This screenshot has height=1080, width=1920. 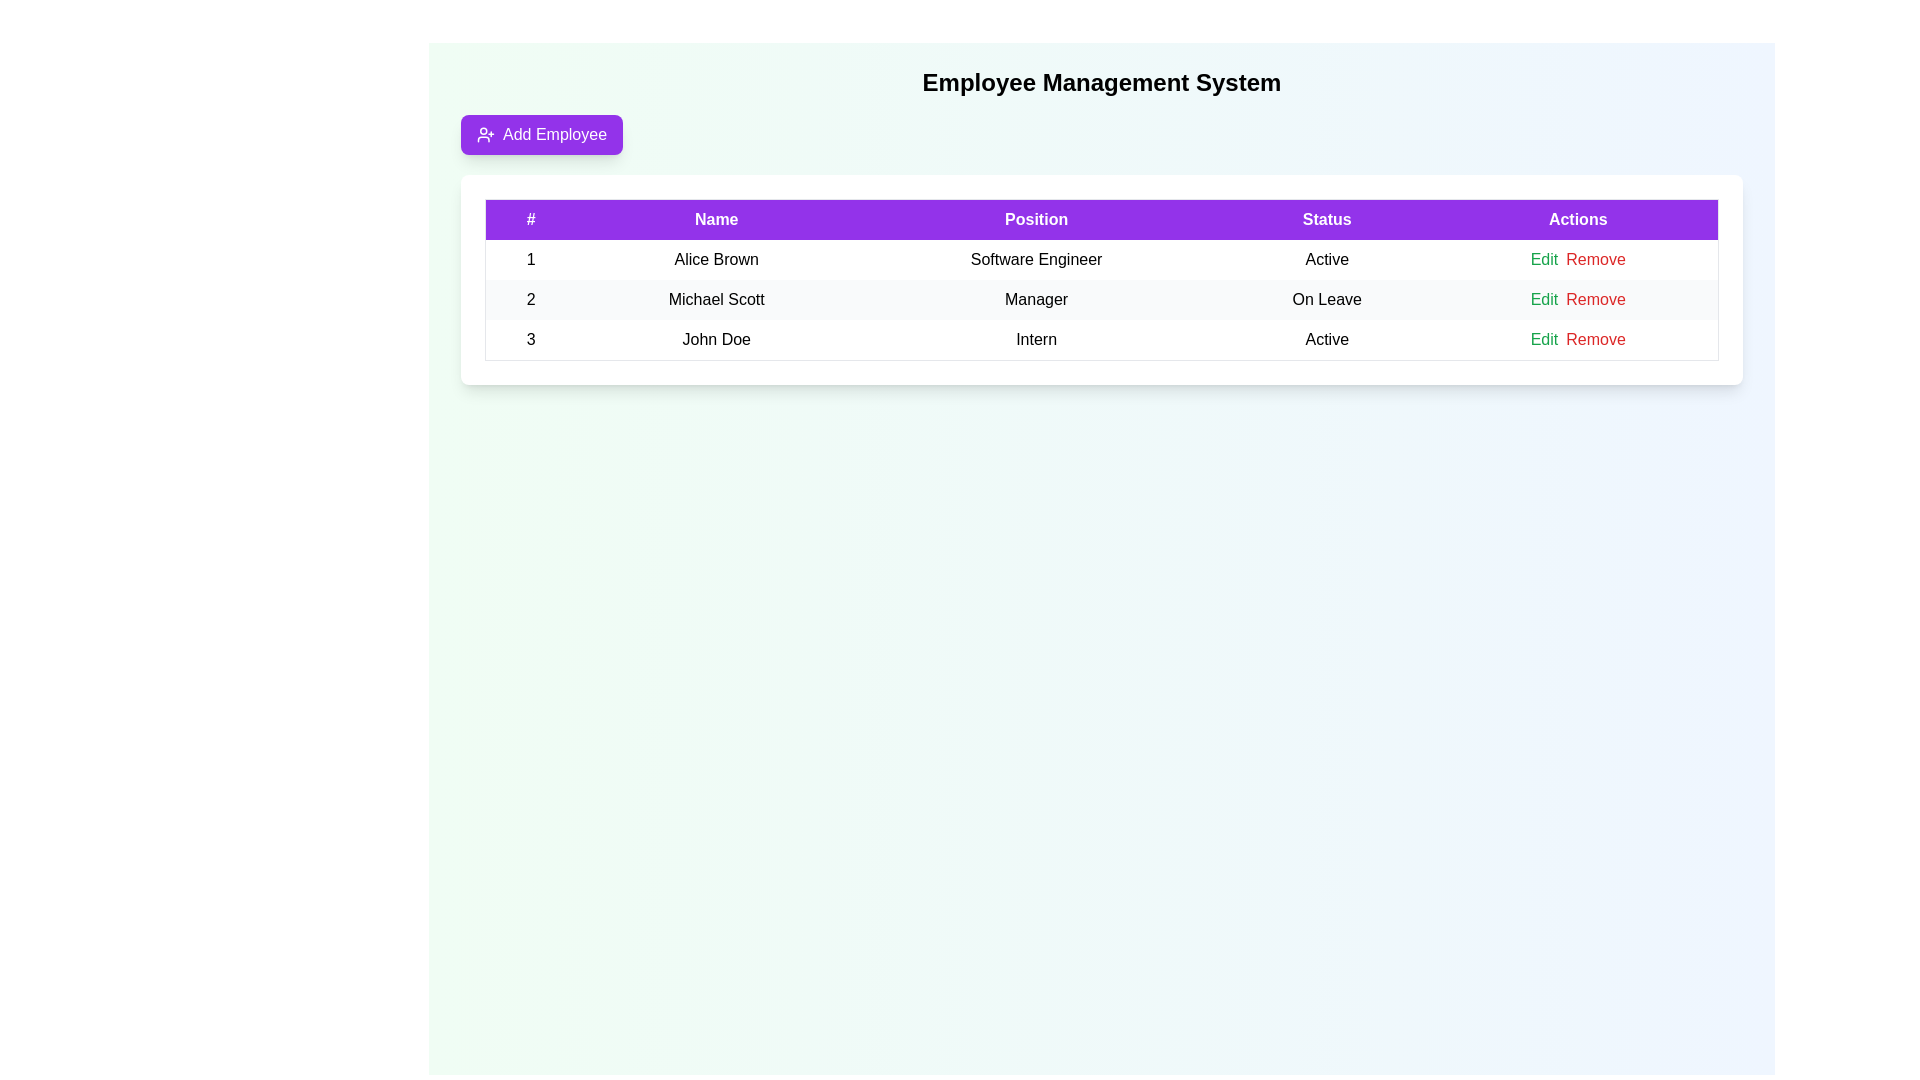 I want to click on the inline text links 'Edit' and 'Remove' in the Actions column of the first row, which corresponds to the details of 'Alice Brown', so click(x=1577, y=258).